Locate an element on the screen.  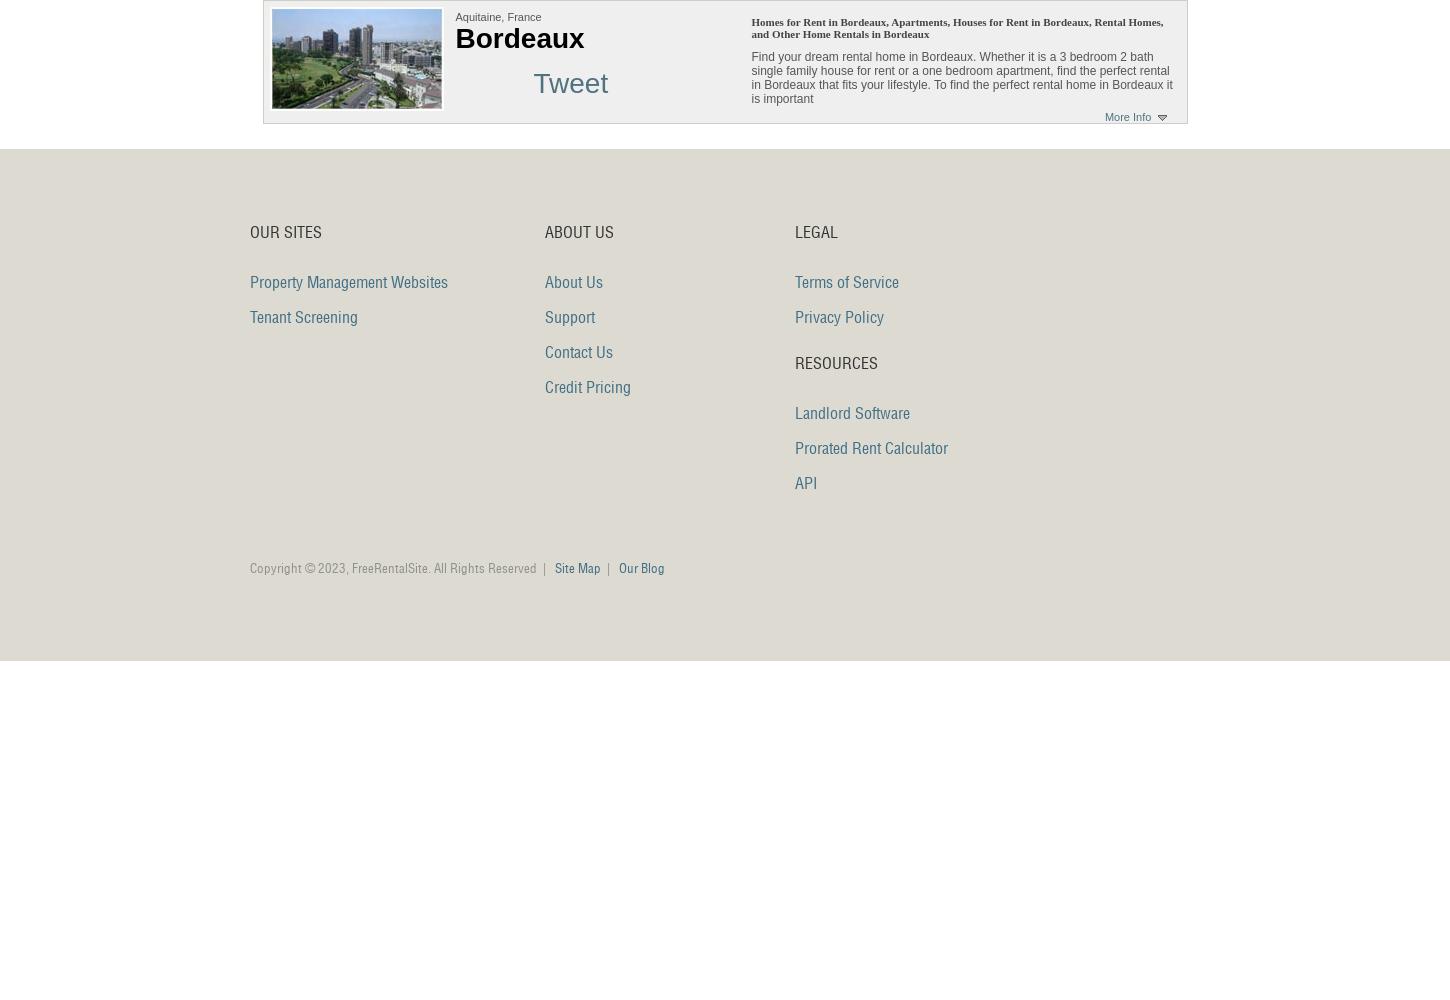
'More Info' is located at coordinates (1103, 116).